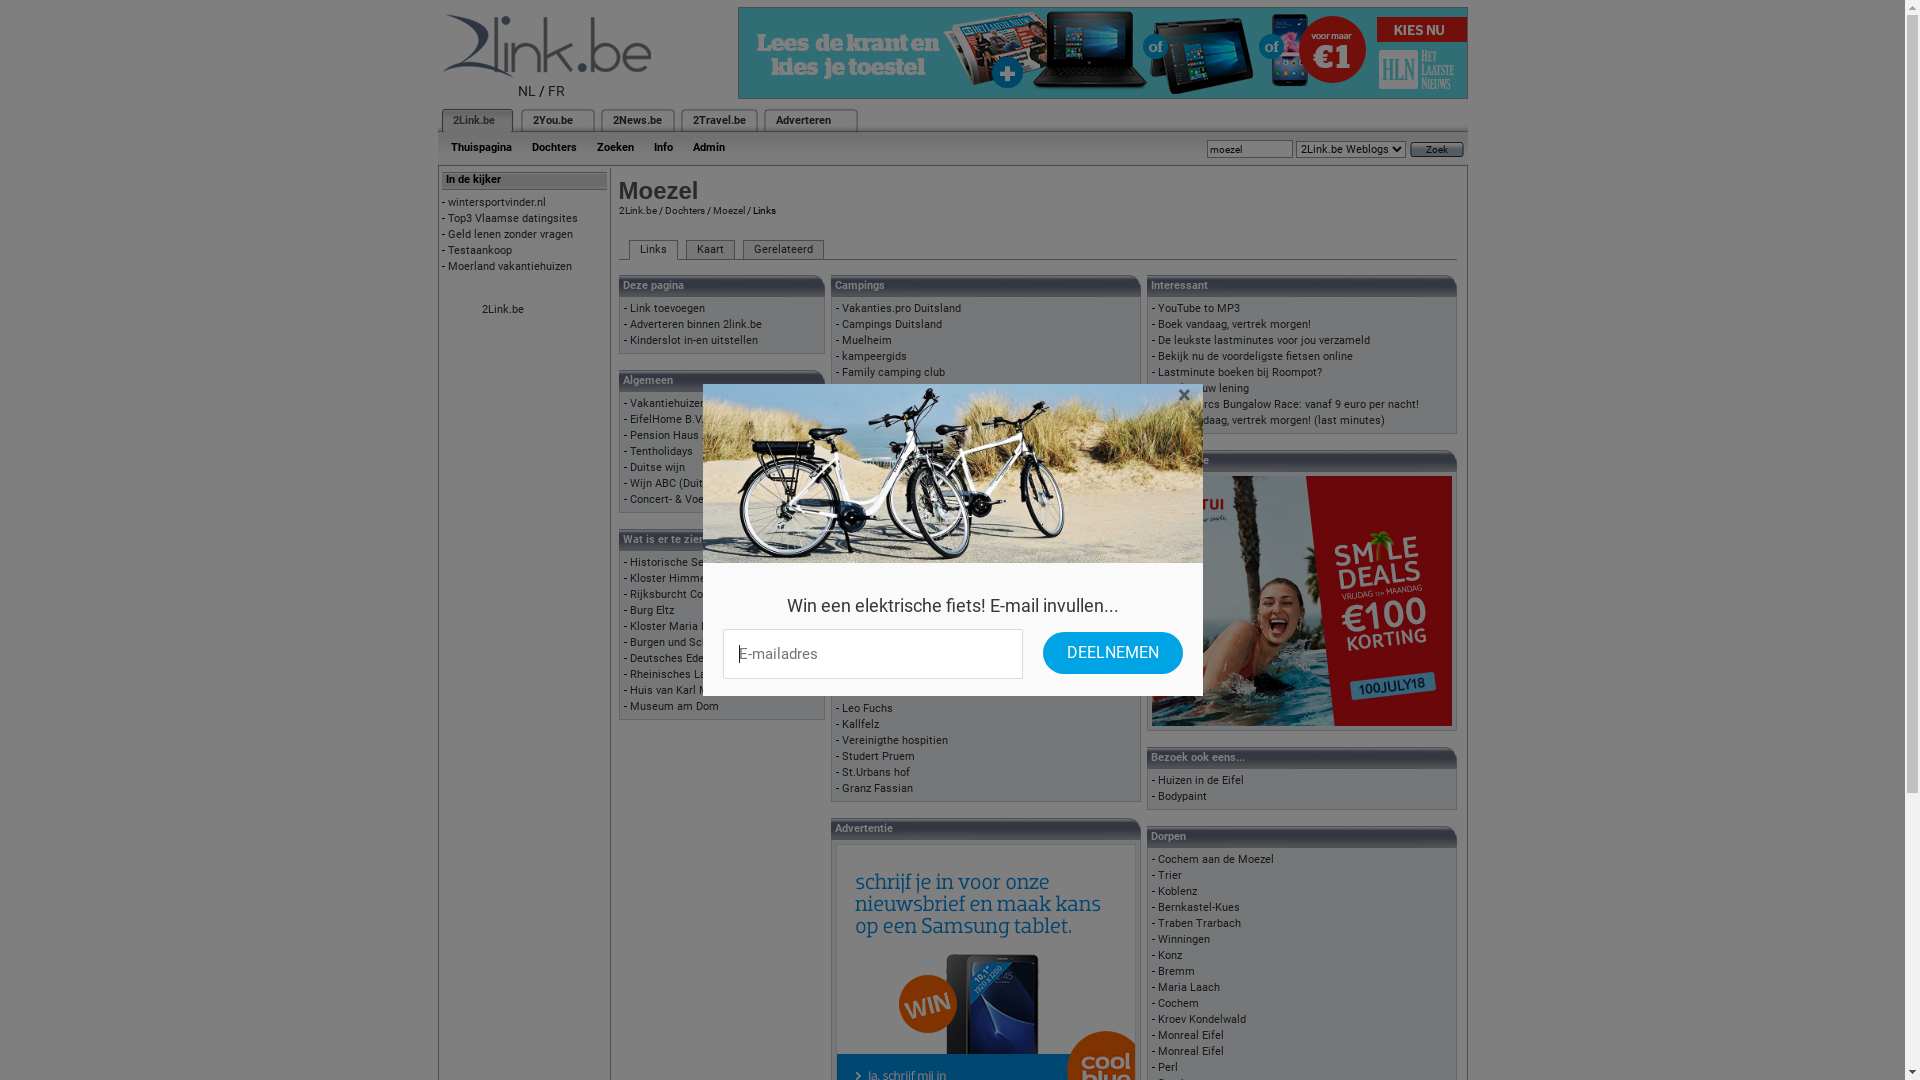 The height and width of the screenshot is (1080, 1920). I want to click on 'Campings Duitsland', so click(891, 323).